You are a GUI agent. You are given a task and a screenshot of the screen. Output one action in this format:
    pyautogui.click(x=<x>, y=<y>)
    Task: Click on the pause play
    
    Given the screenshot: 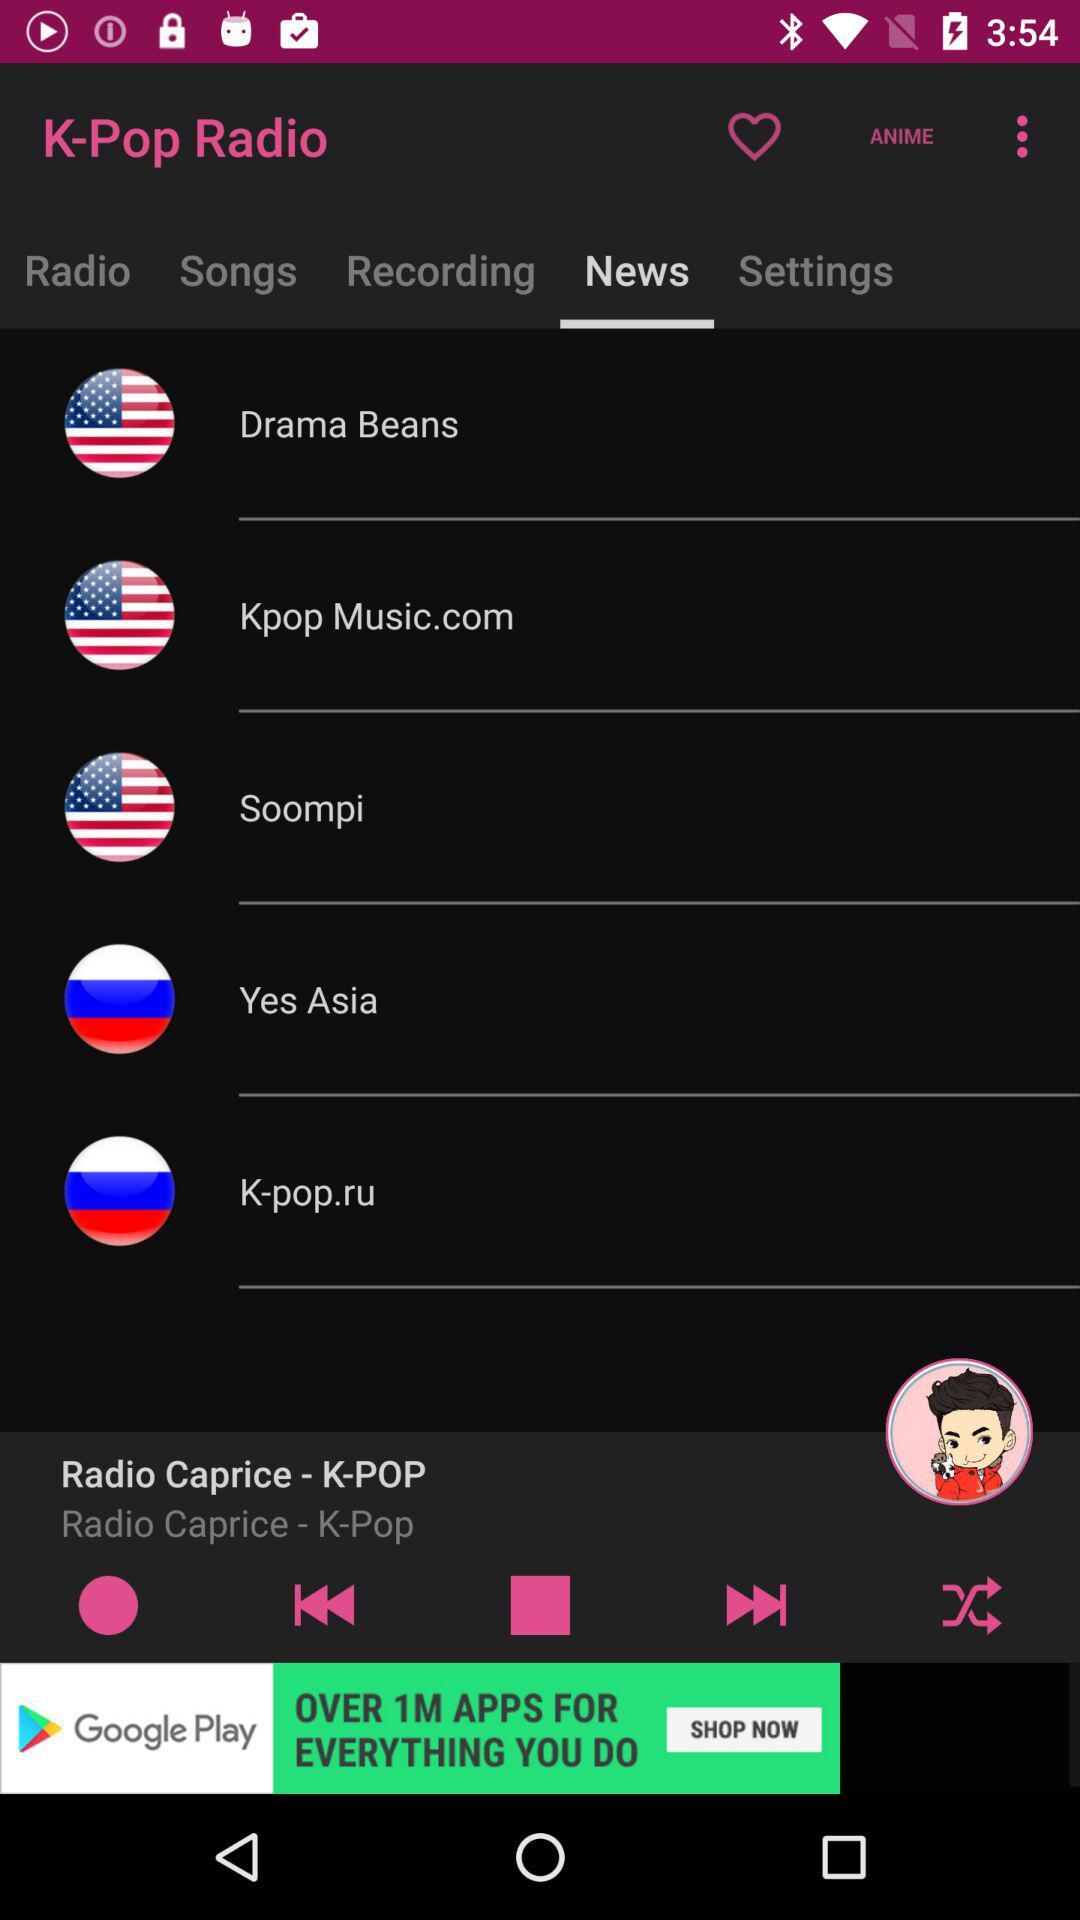 What is the action you would take?
    pyautogui.click(x=540, y=1604)
    